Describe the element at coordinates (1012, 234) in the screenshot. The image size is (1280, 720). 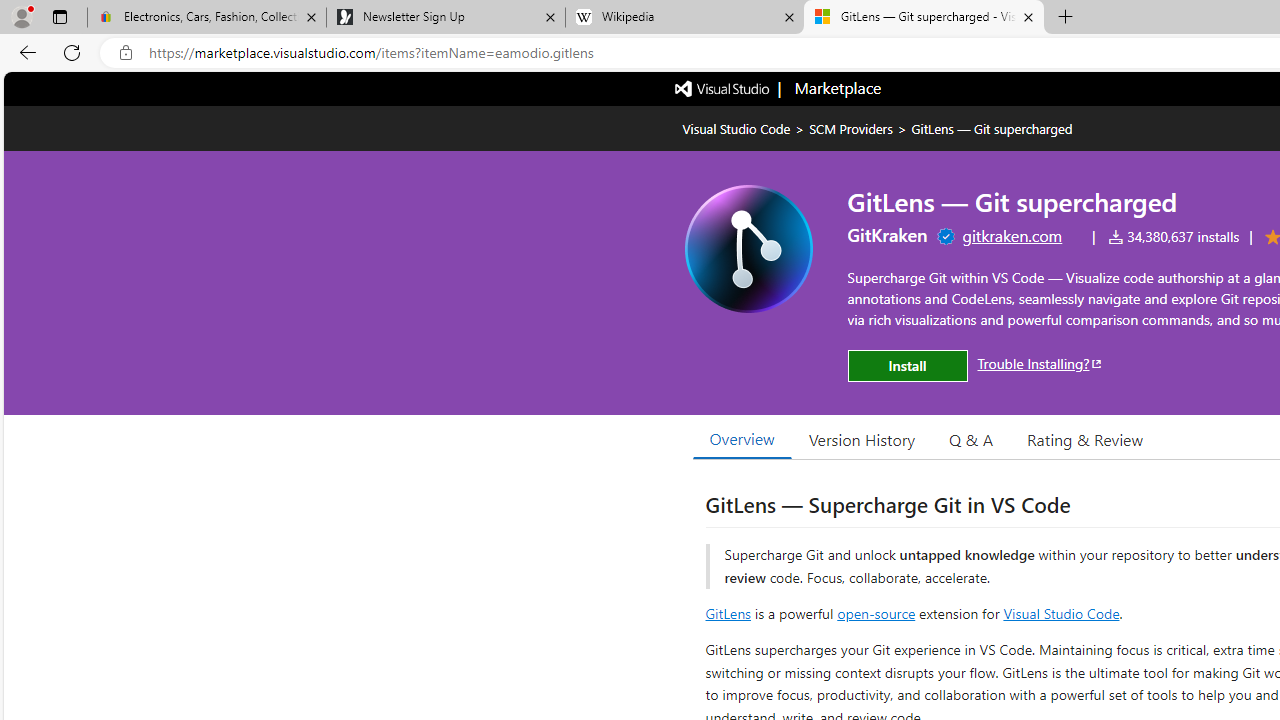
I see `'gitkraken.com'` at that location.